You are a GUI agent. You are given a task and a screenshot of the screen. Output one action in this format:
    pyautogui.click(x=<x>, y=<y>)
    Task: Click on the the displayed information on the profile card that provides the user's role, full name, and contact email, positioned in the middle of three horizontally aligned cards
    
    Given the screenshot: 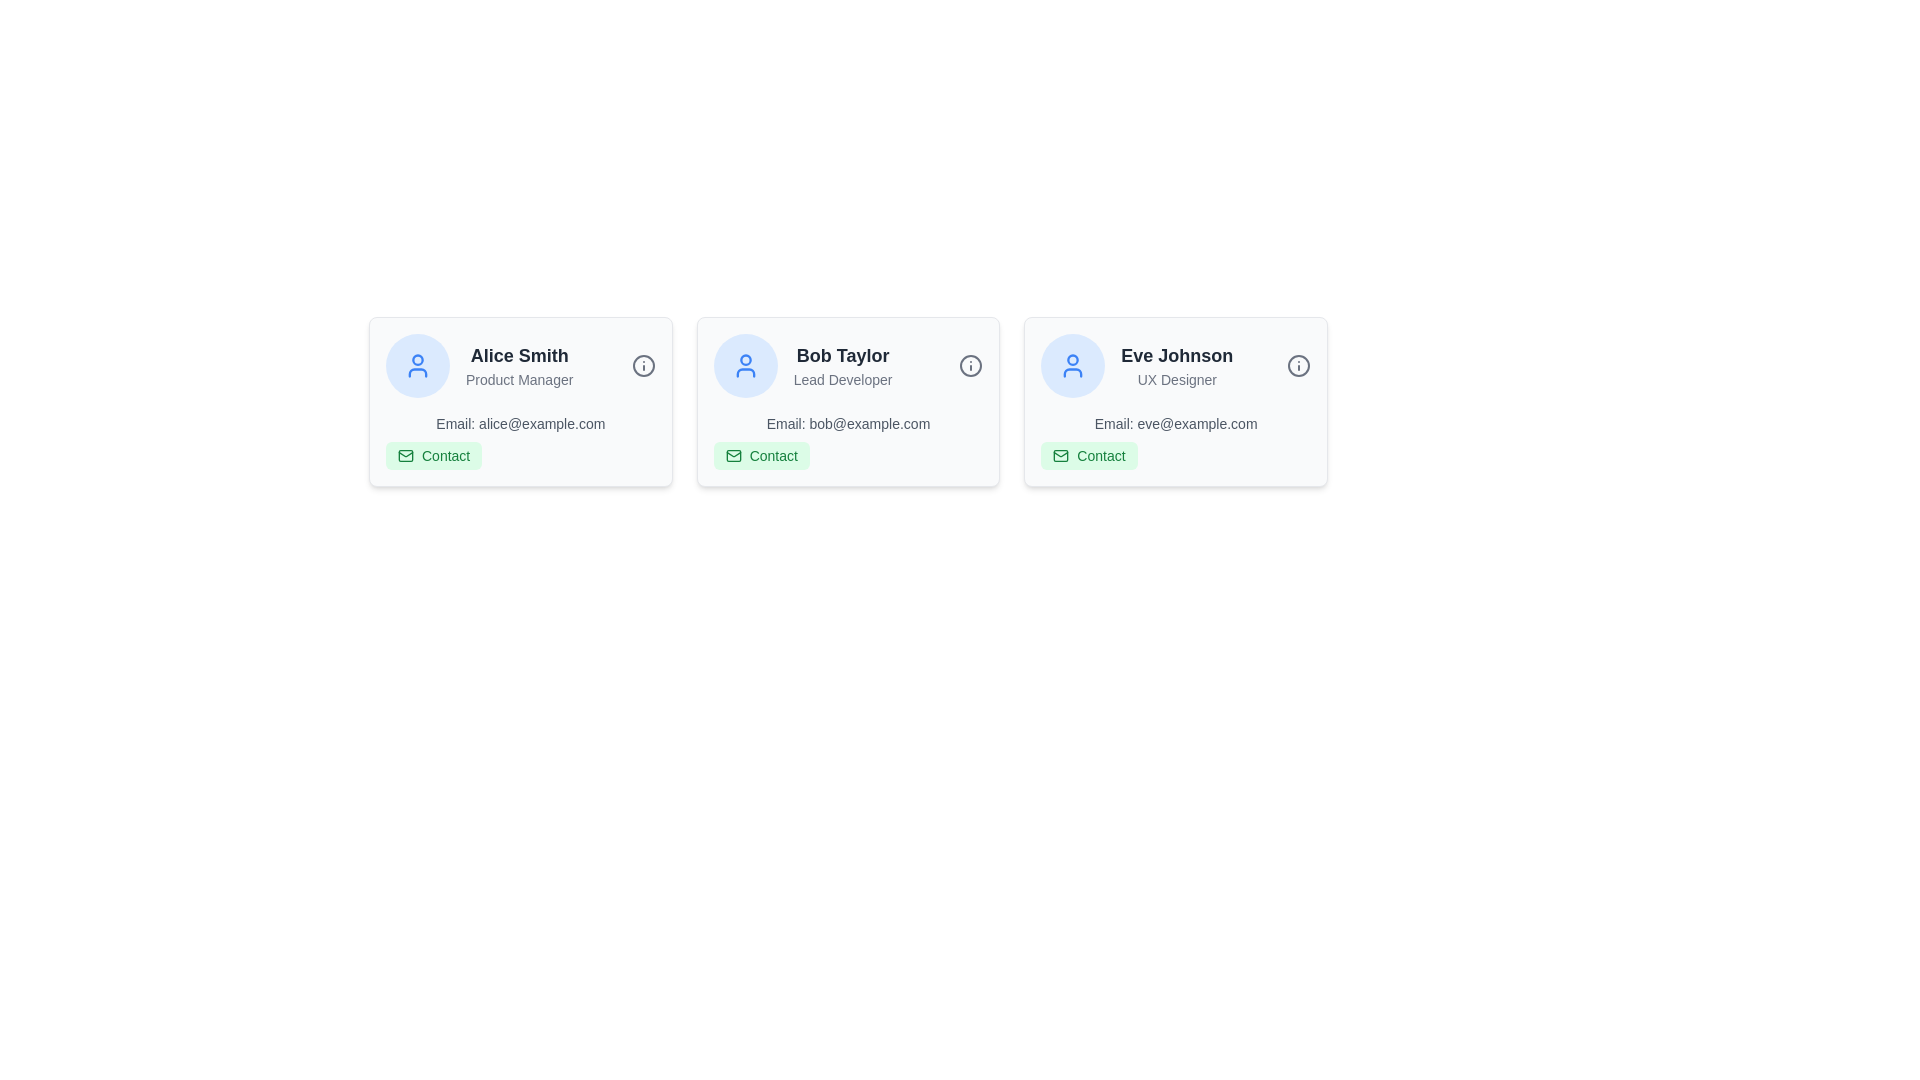 What is the action you would take?
    pyautogui.click(x=848, y=401)
    